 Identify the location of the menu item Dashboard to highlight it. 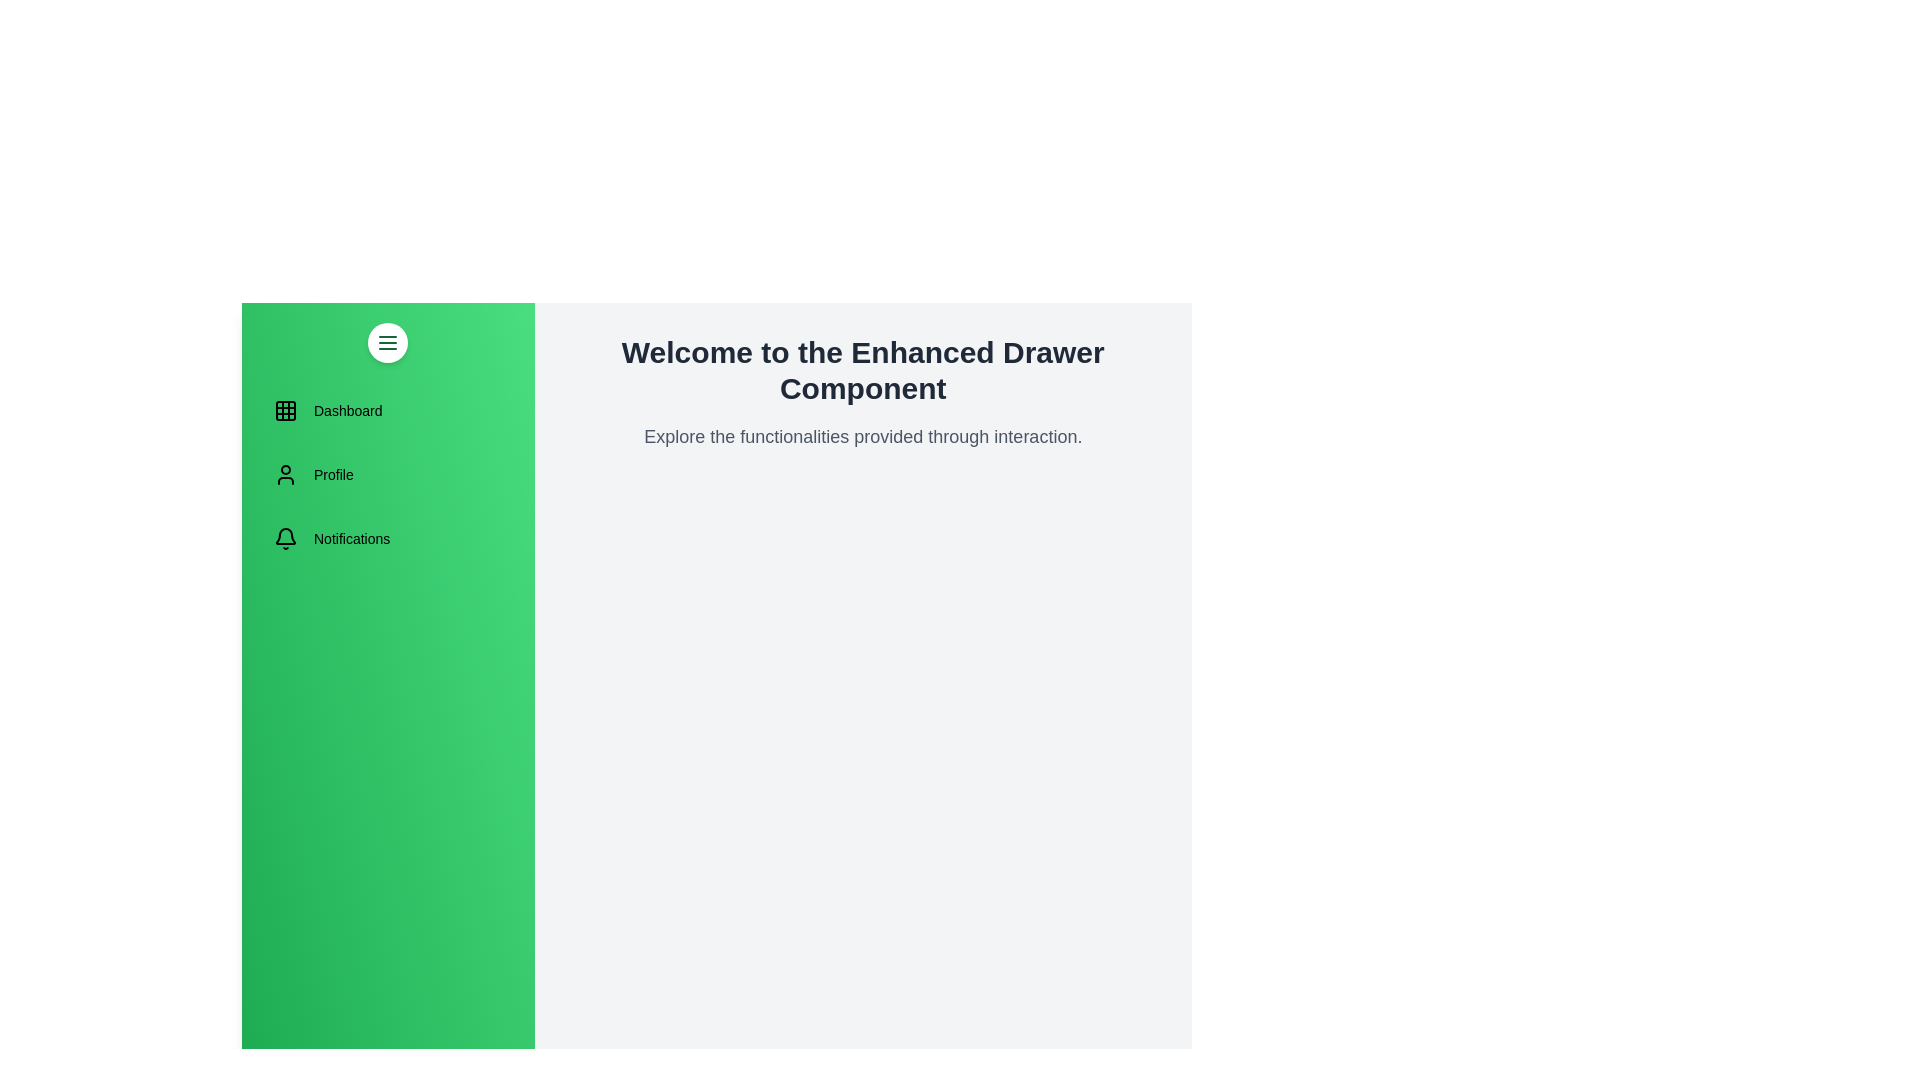
(388, 410).